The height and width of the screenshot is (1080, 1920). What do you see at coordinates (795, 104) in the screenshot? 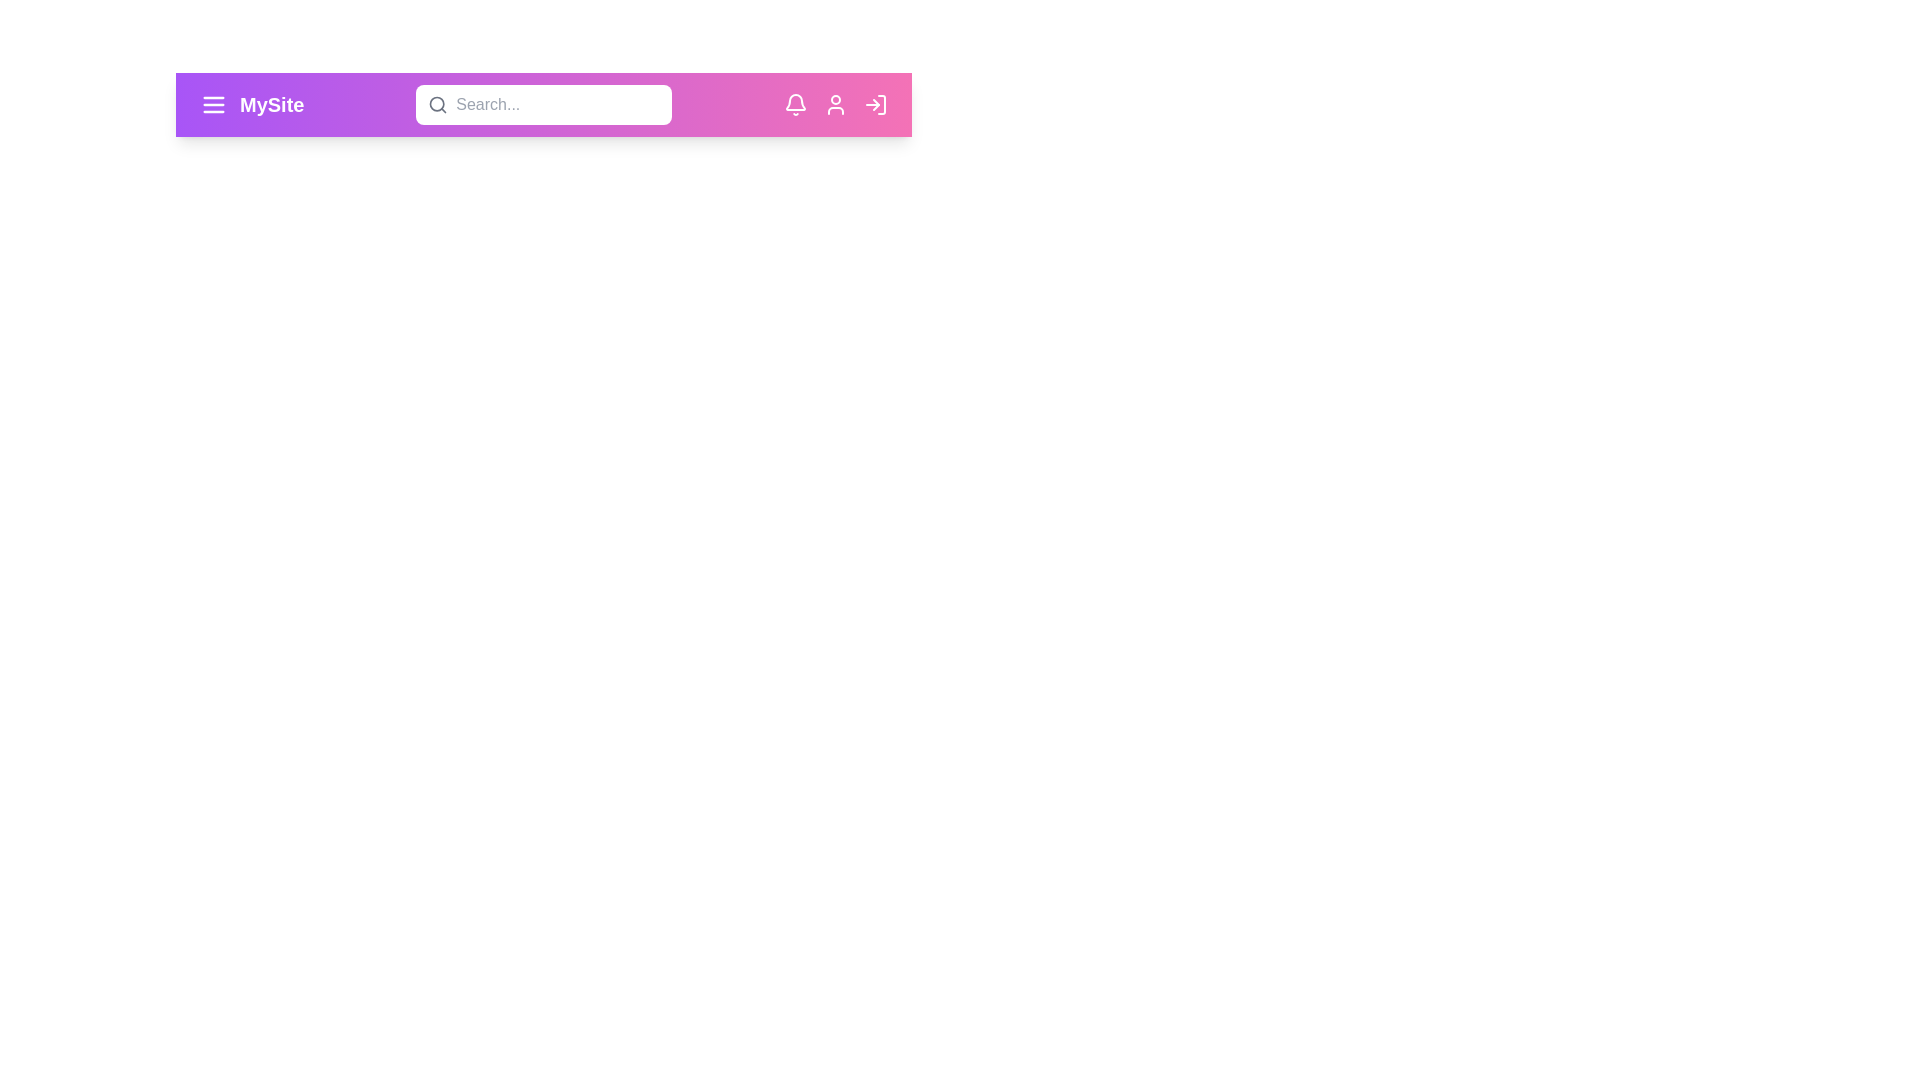
I see `the notification icon to view notifications` at bounding box center [795, 104].